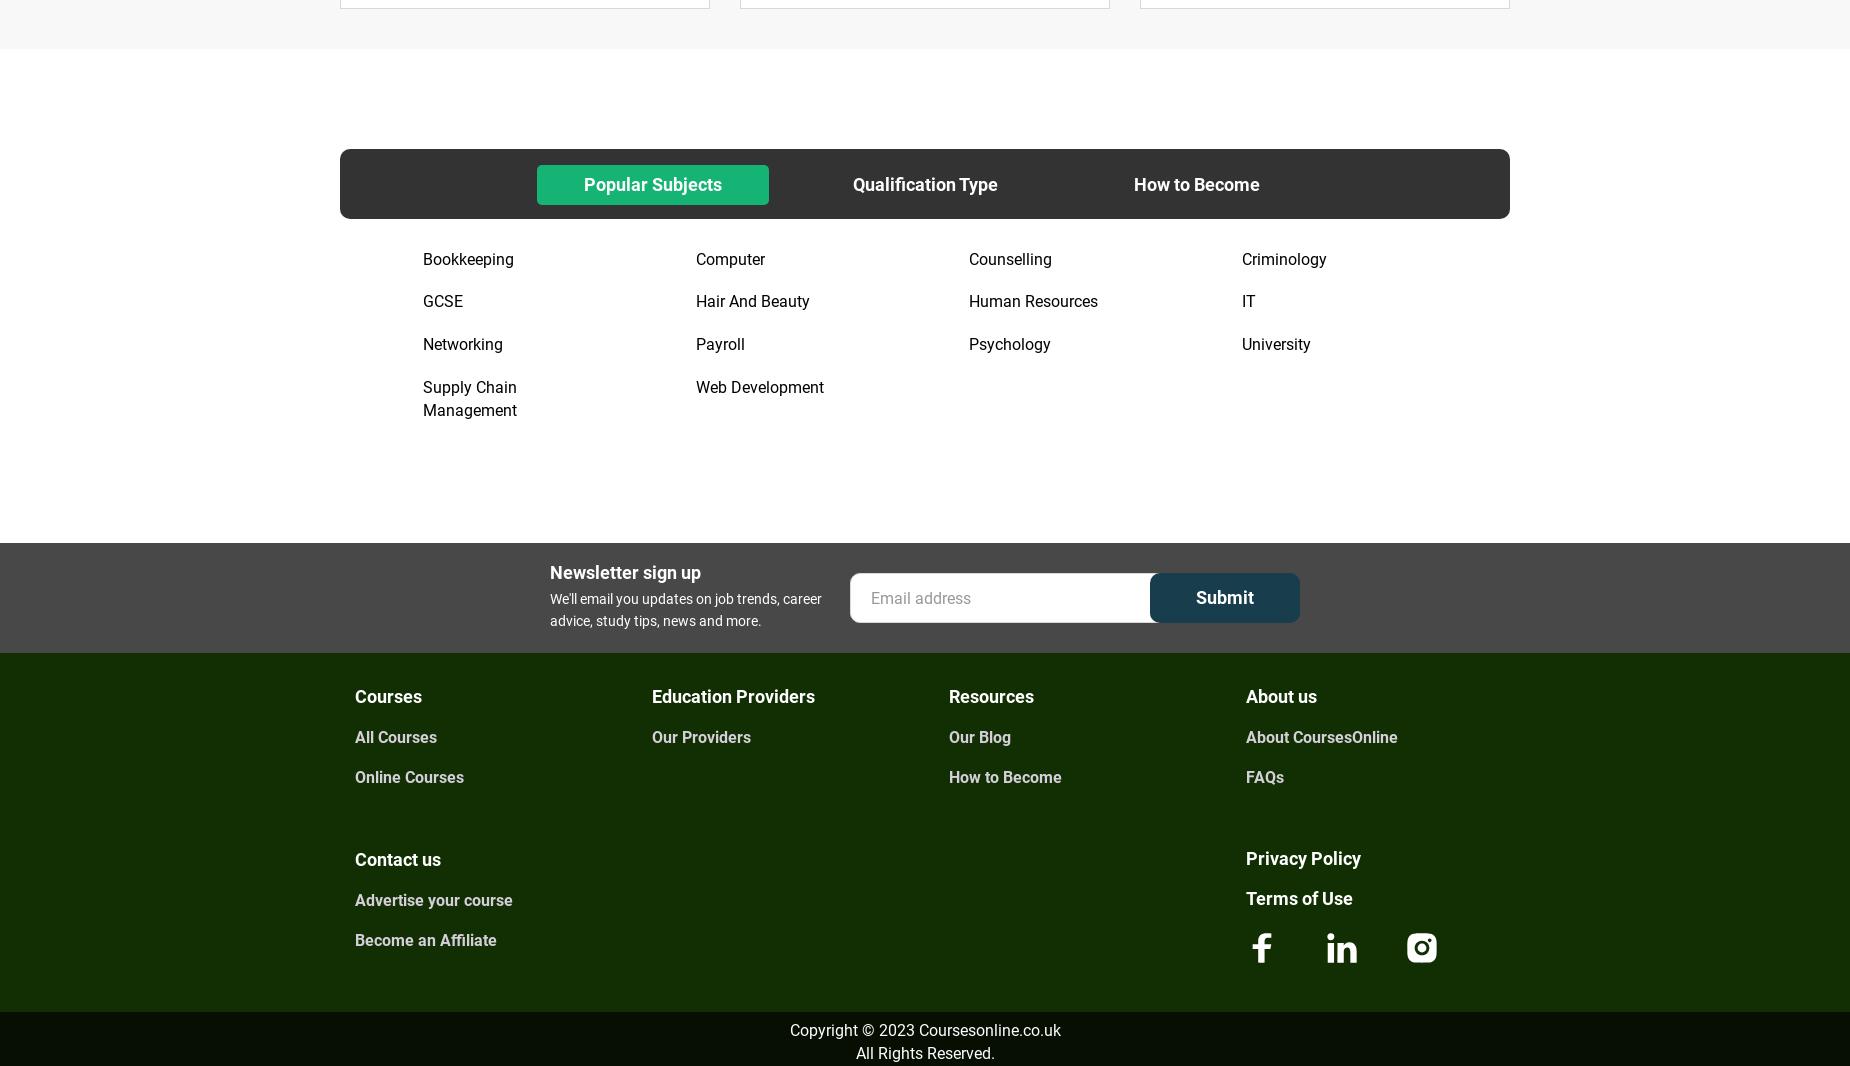 This screenshot has width=1850, height=1066. I want to click on 'Resources', so click(990, 695).